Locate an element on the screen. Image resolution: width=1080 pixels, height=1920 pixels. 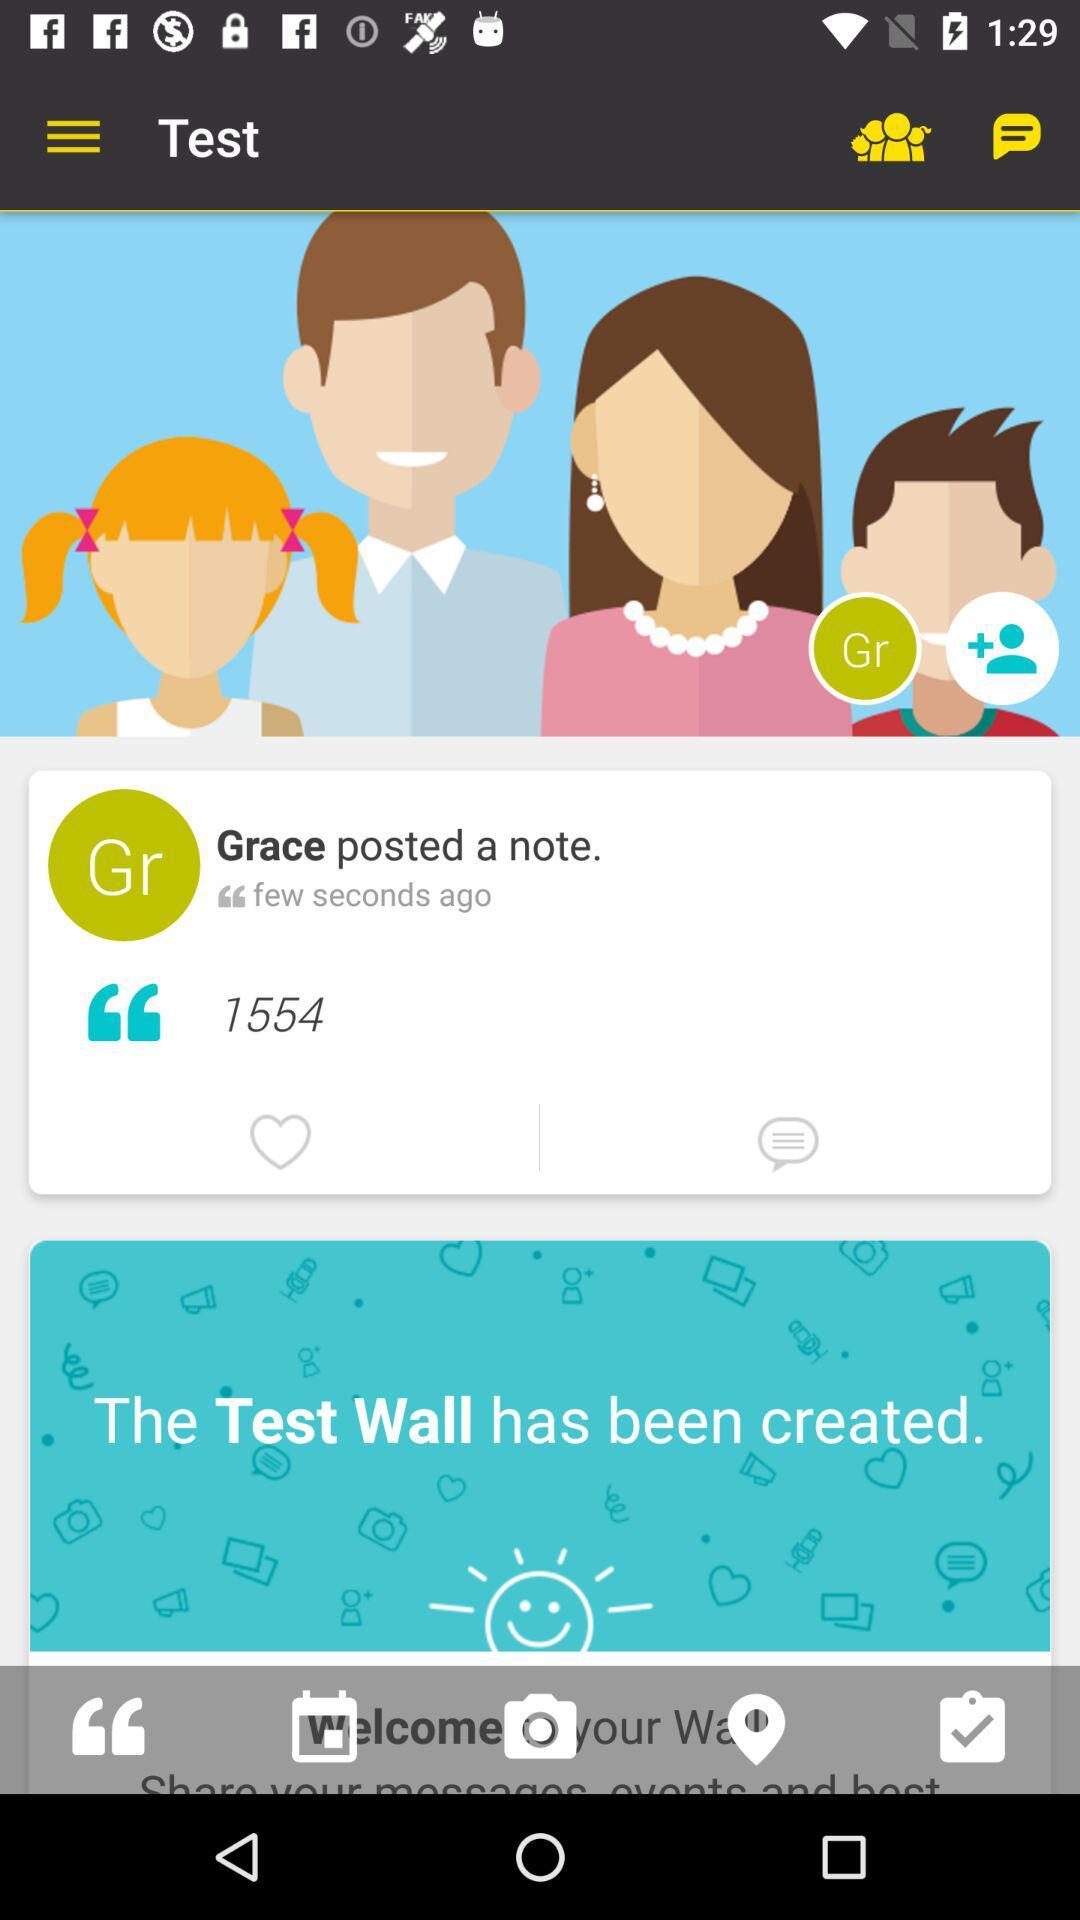
open camera is located at coordinates (540, 1728).